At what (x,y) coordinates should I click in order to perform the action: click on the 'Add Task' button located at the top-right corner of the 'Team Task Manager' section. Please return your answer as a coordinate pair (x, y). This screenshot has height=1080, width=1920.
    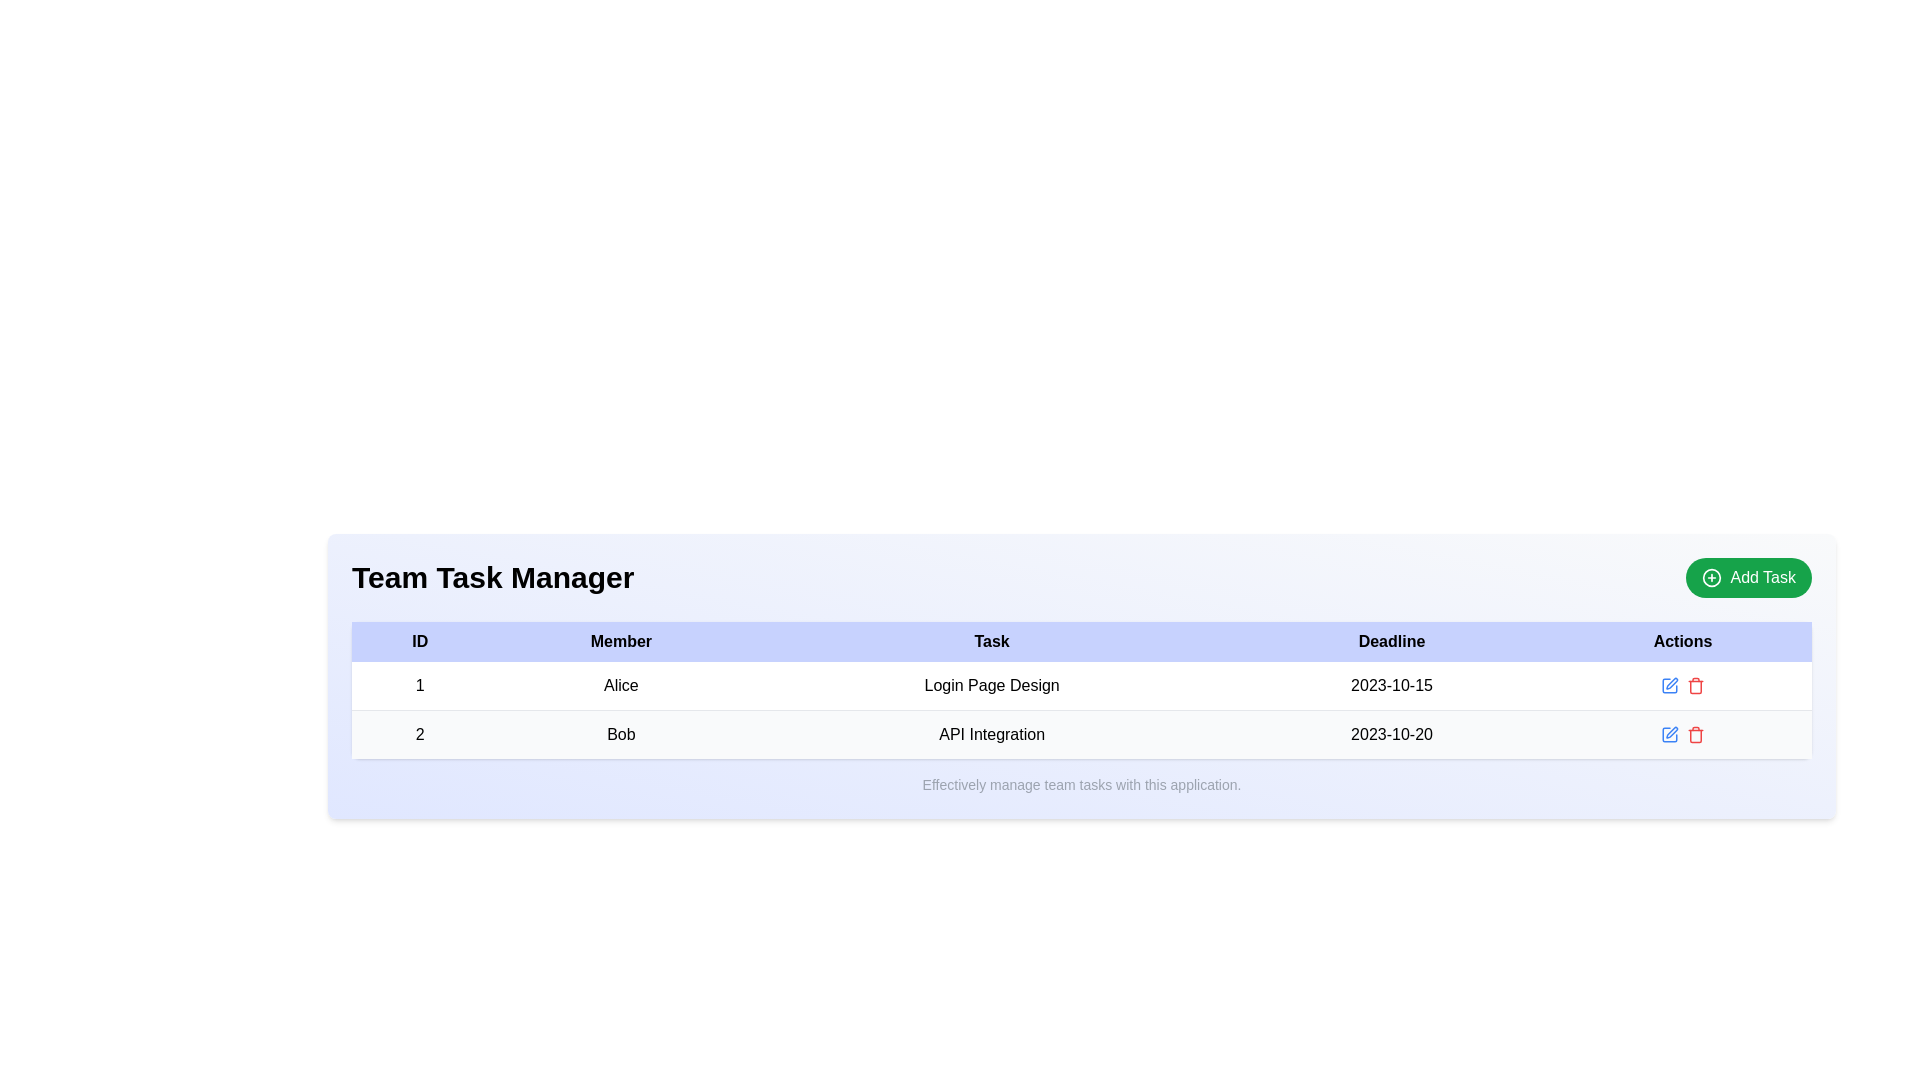
    Looking at the image, I should click on (1748, 578).